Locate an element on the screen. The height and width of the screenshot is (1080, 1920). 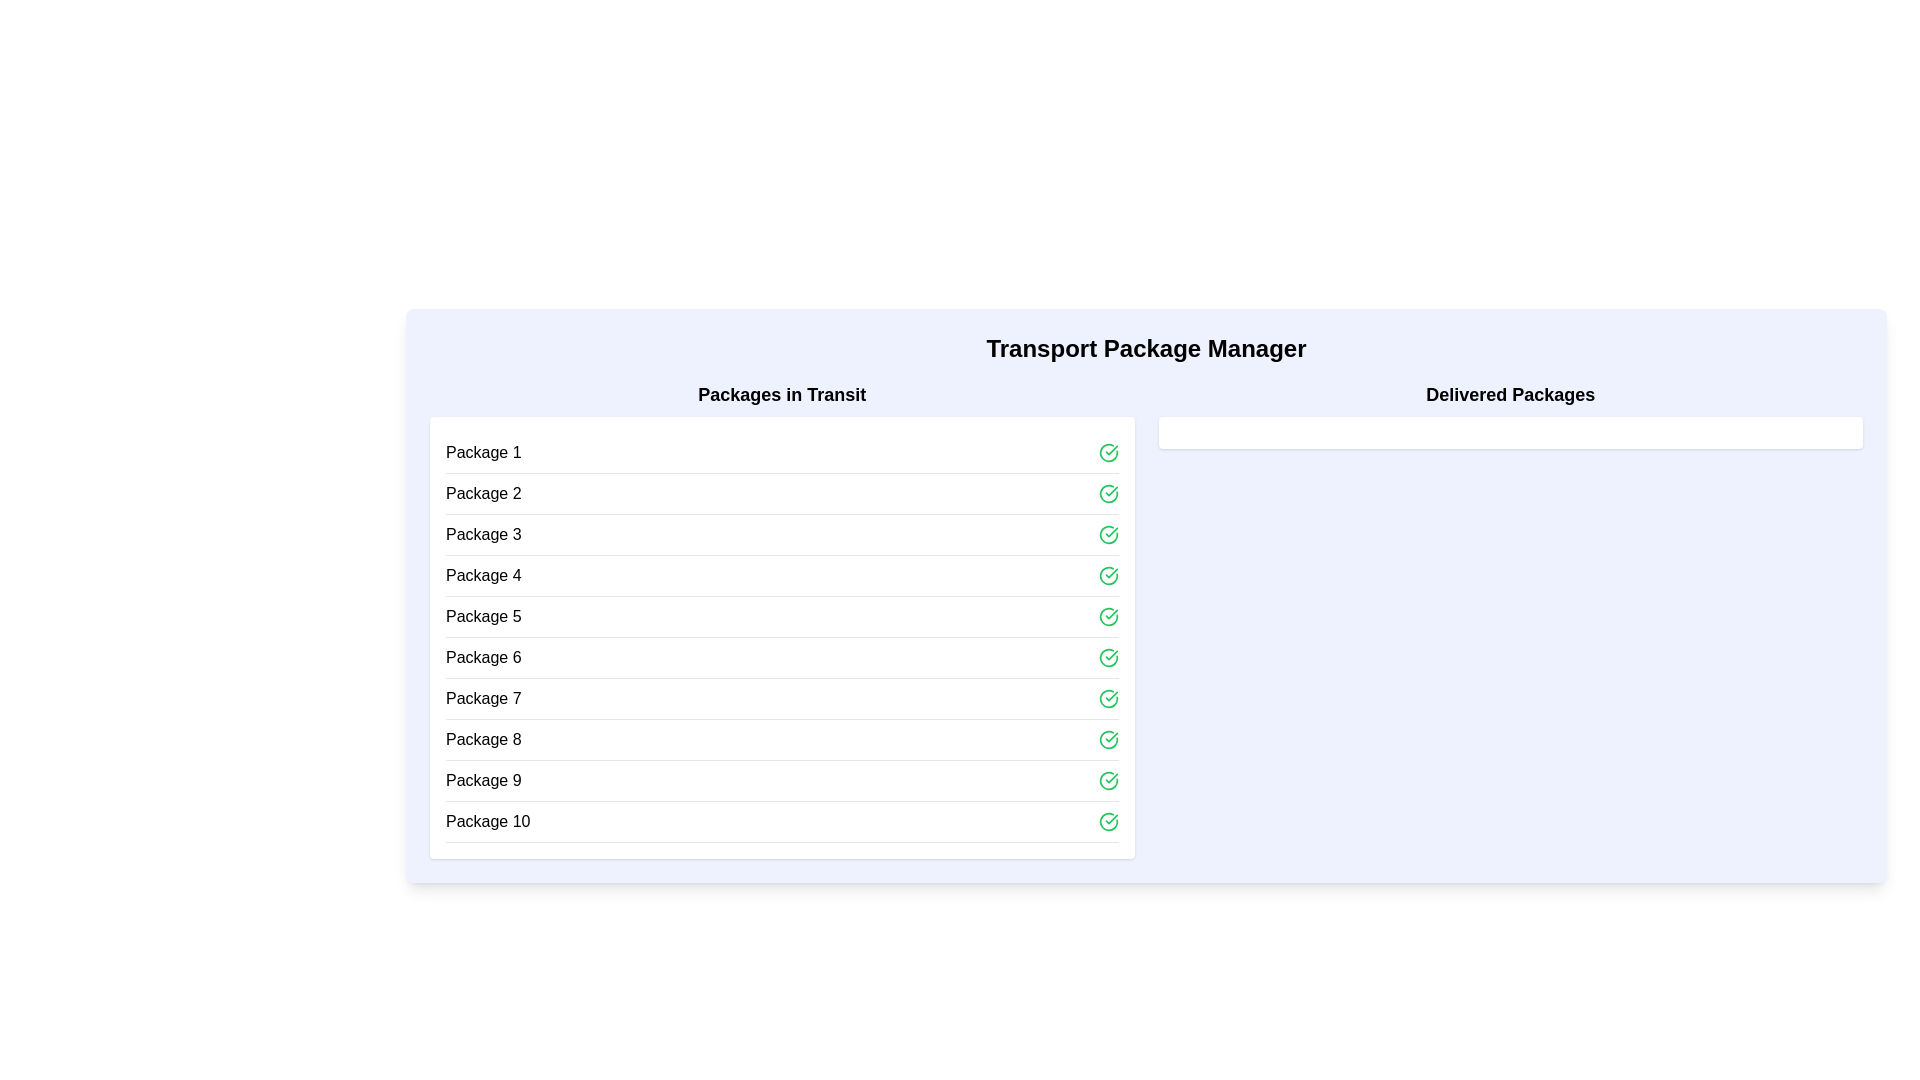
the graphical icon representing the status or approval for 'Package 5', located in the rightmost part of the fifth row in the 'Packages in Transit' list is located at coordinates (1107, 616).